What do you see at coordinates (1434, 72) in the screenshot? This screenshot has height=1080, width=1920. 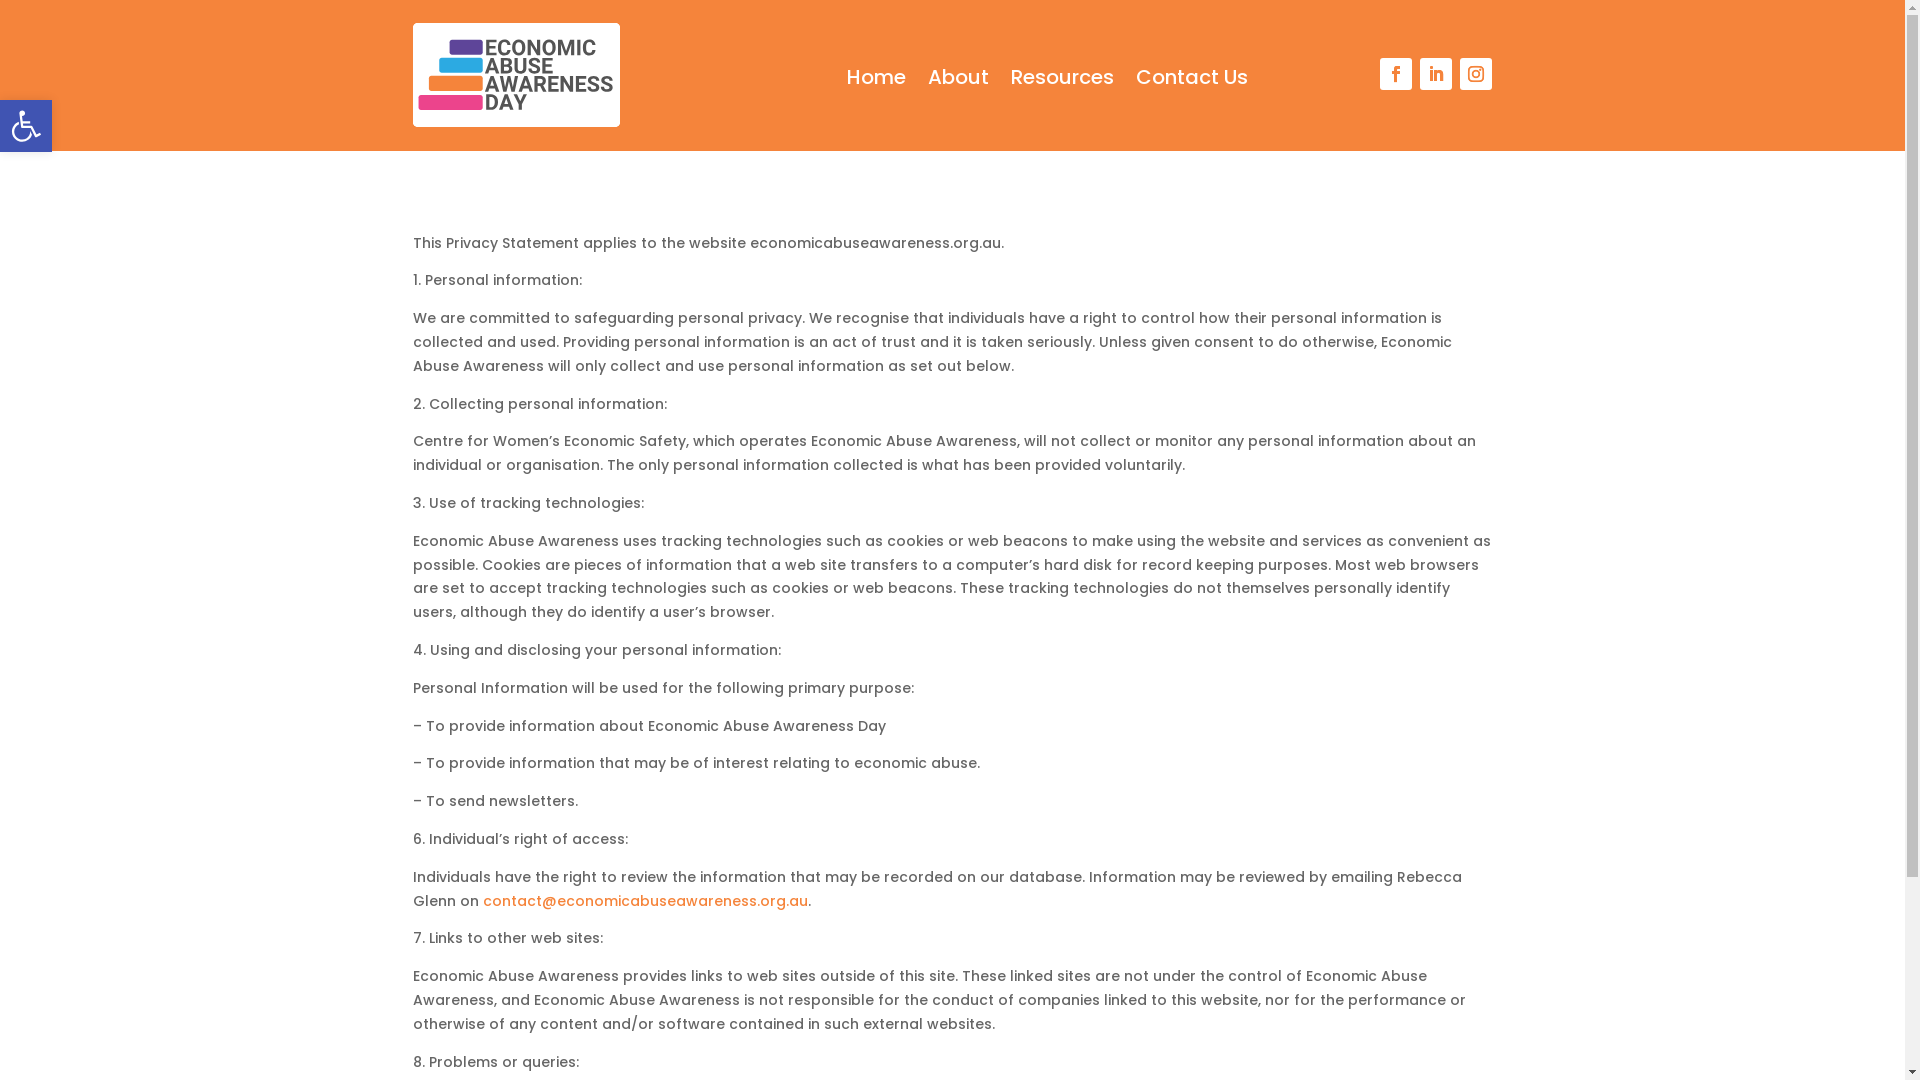 I see `'Follow on LinkedIn'` at bounding box center [1434, 72].